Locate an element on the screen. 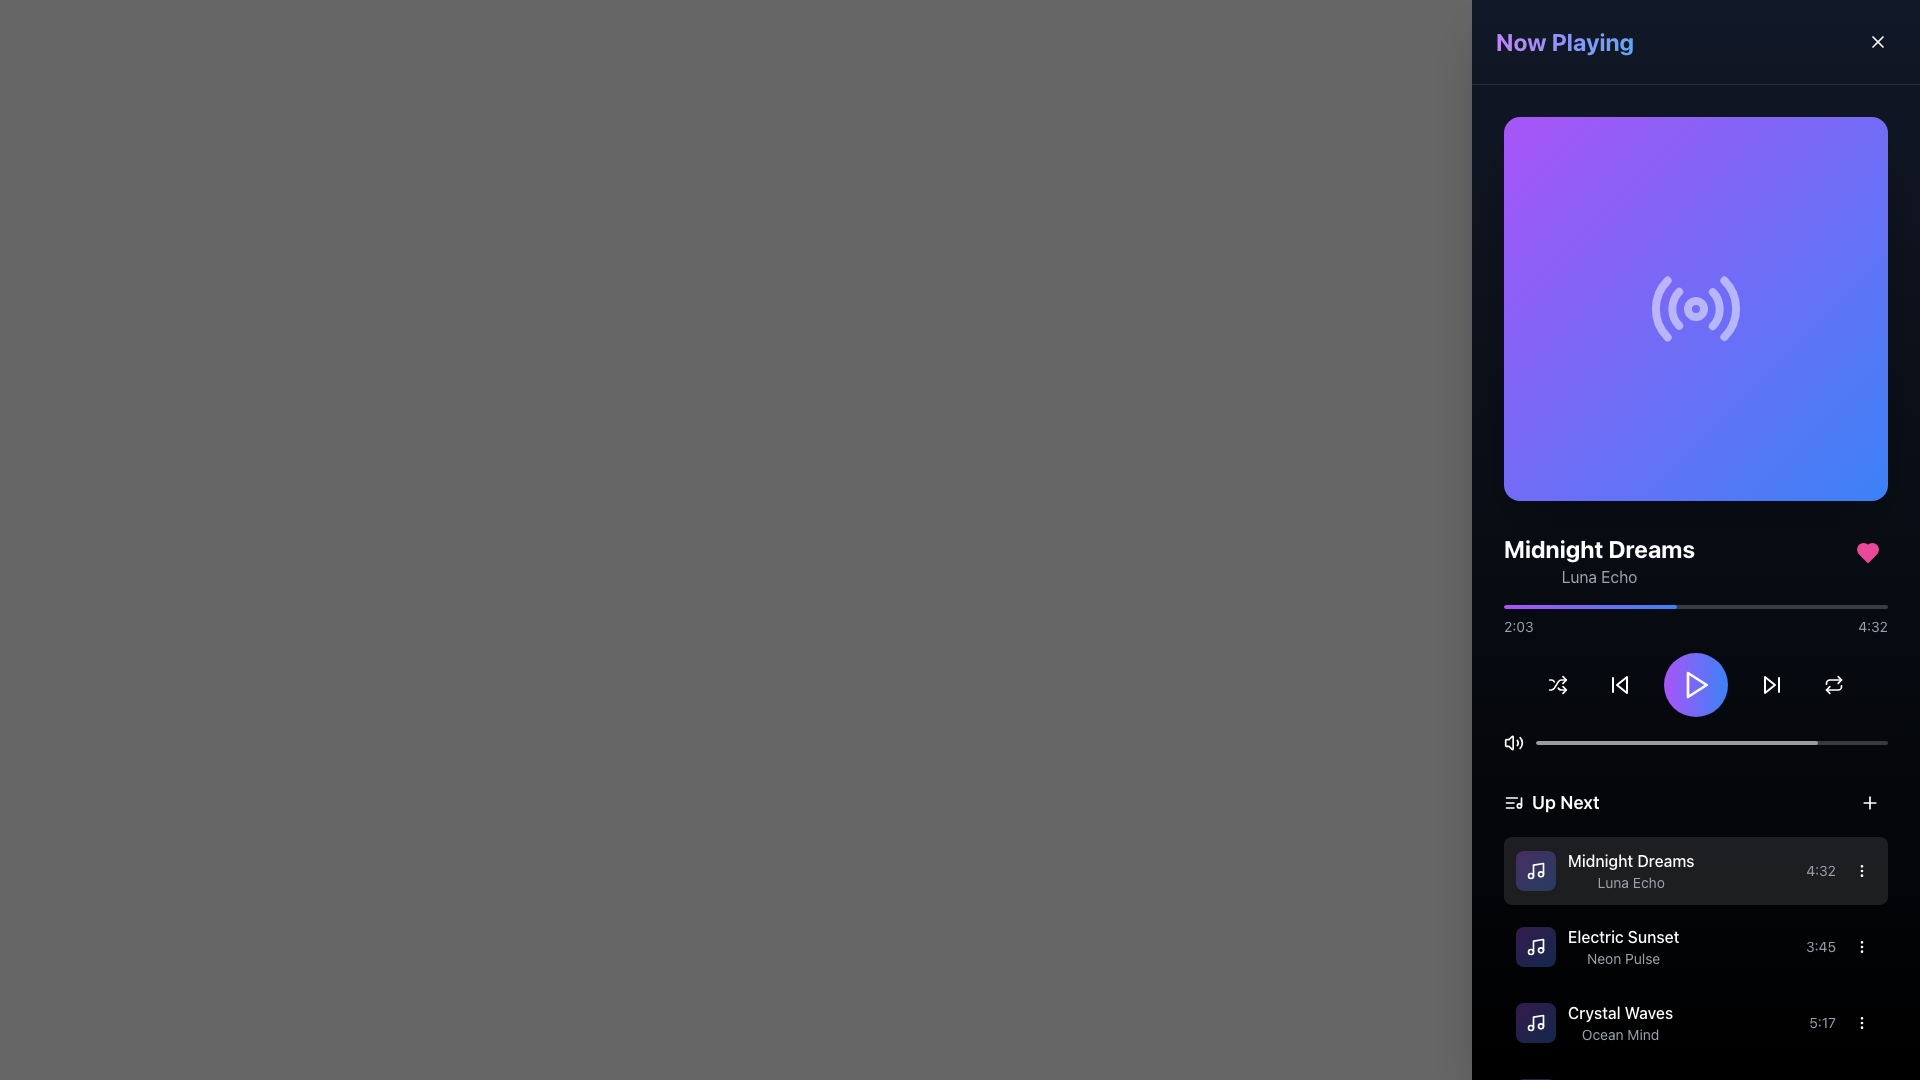 The image size is (1920, 1080). the 'skip forward' or 'next track' button located in the bottom area of the right-hand control panel, which is the fifth button from the left in a row of media control buttons is located at coordinates (1771, 684).